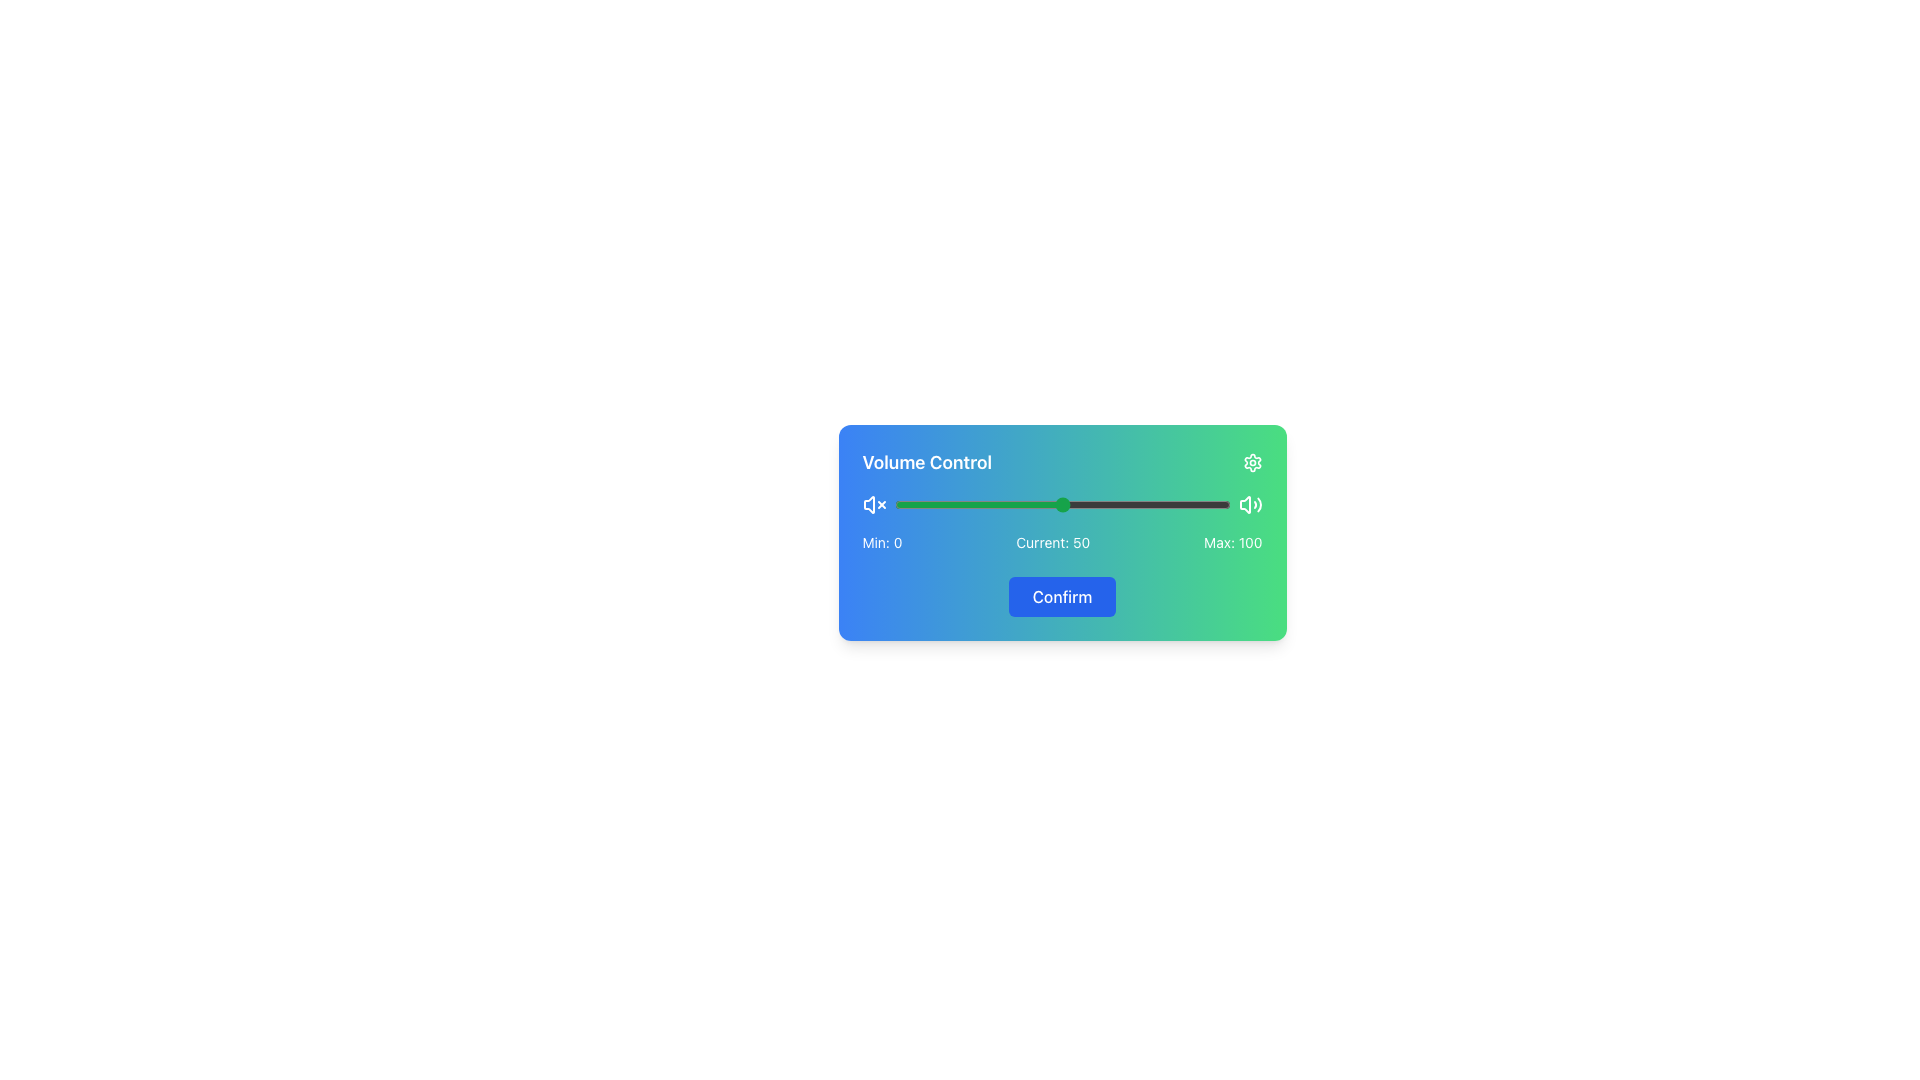 Image resolution: width=1920 pixels, height=1080 pixels. I want to click on the green cogwheel-shaped settings icon located near the top-right corner of the panel, so click(1251, 462).